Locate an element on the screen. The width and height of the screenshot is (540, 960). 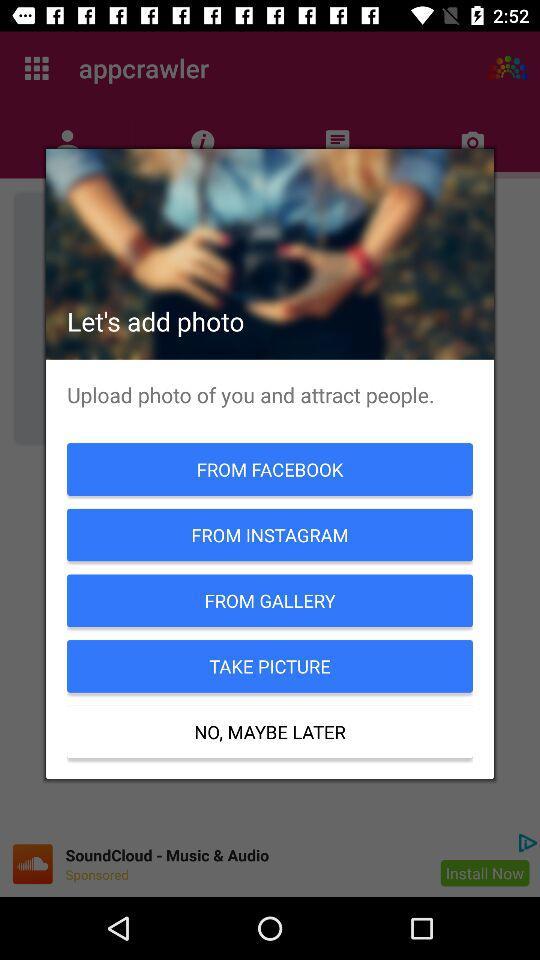
from instagram item is located at coordinates (270, 534).